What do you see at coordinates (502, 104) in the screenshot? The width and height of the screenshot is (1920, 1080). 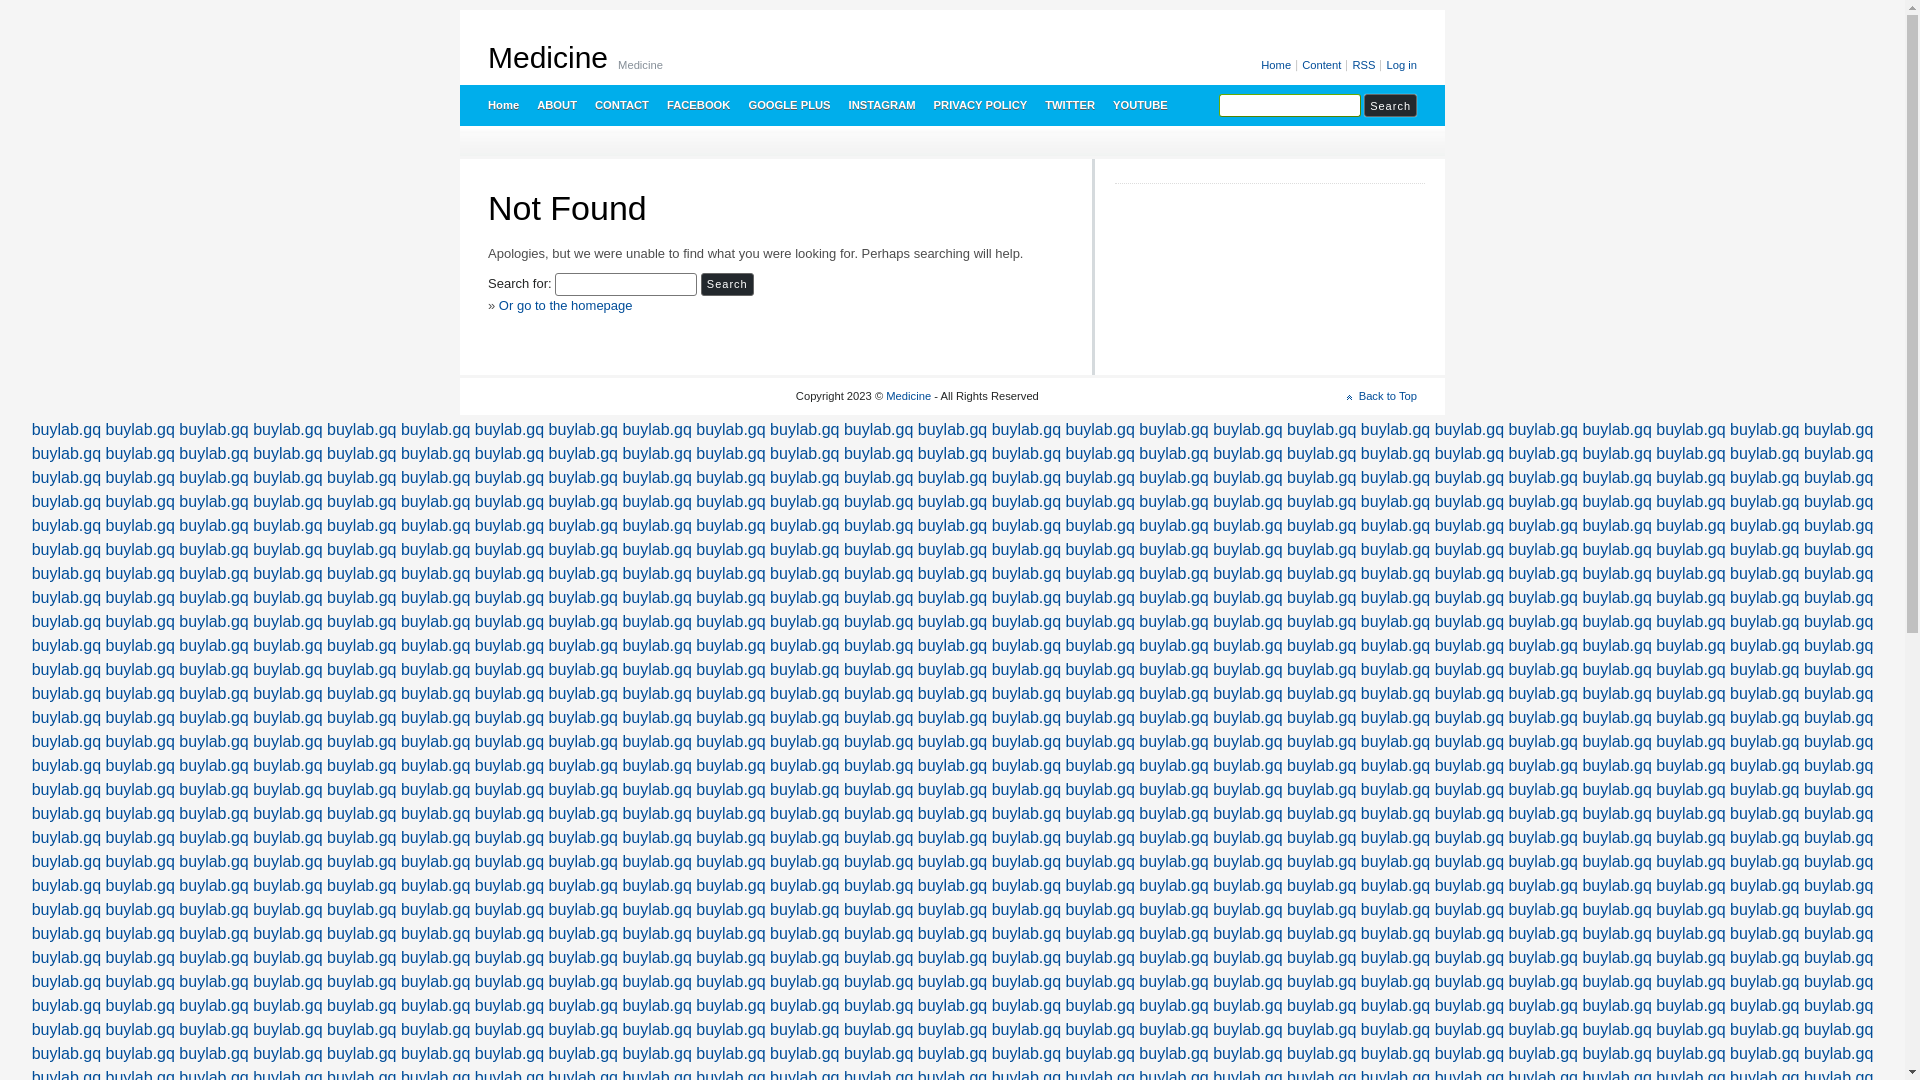 I see `'Home'` at bounding box center [502, 104].